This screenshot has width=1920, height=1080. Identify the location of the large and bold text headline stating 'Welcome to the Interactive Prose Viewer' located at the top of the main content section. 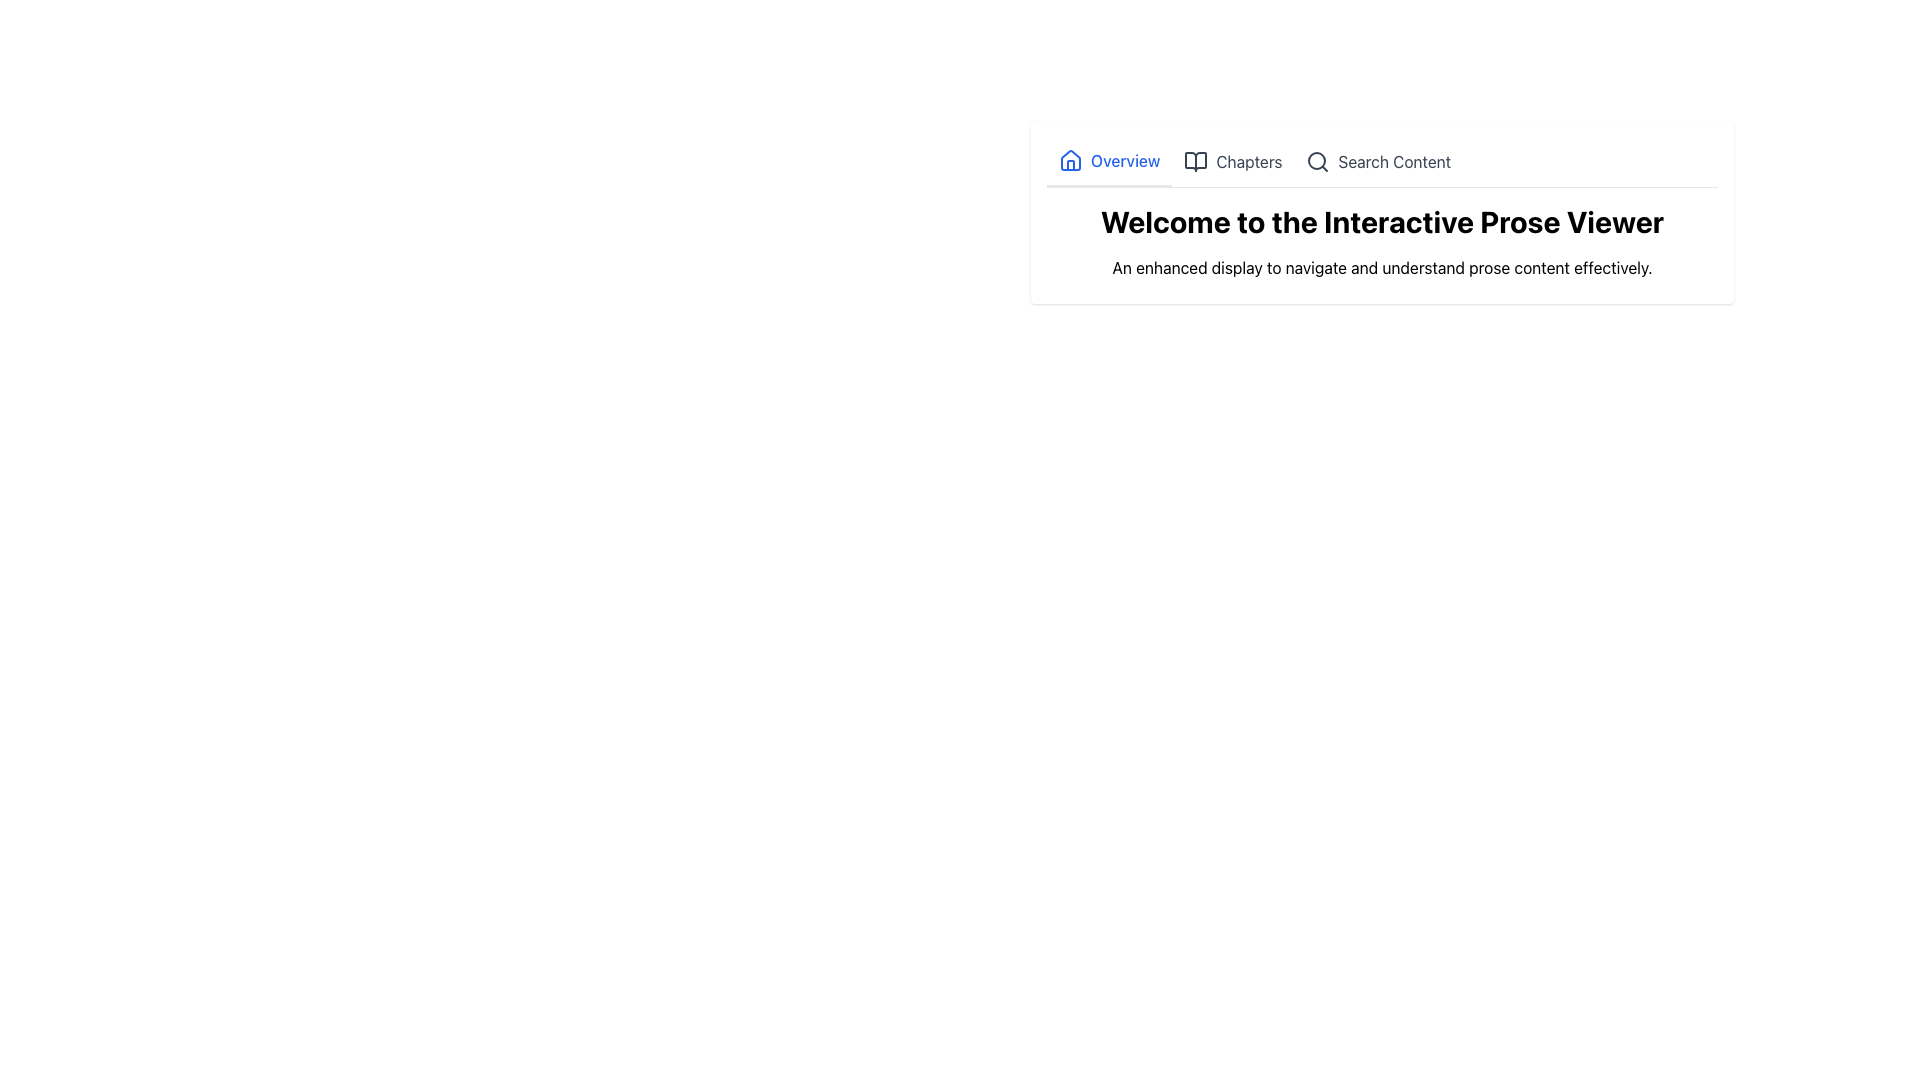
(1381, 222).